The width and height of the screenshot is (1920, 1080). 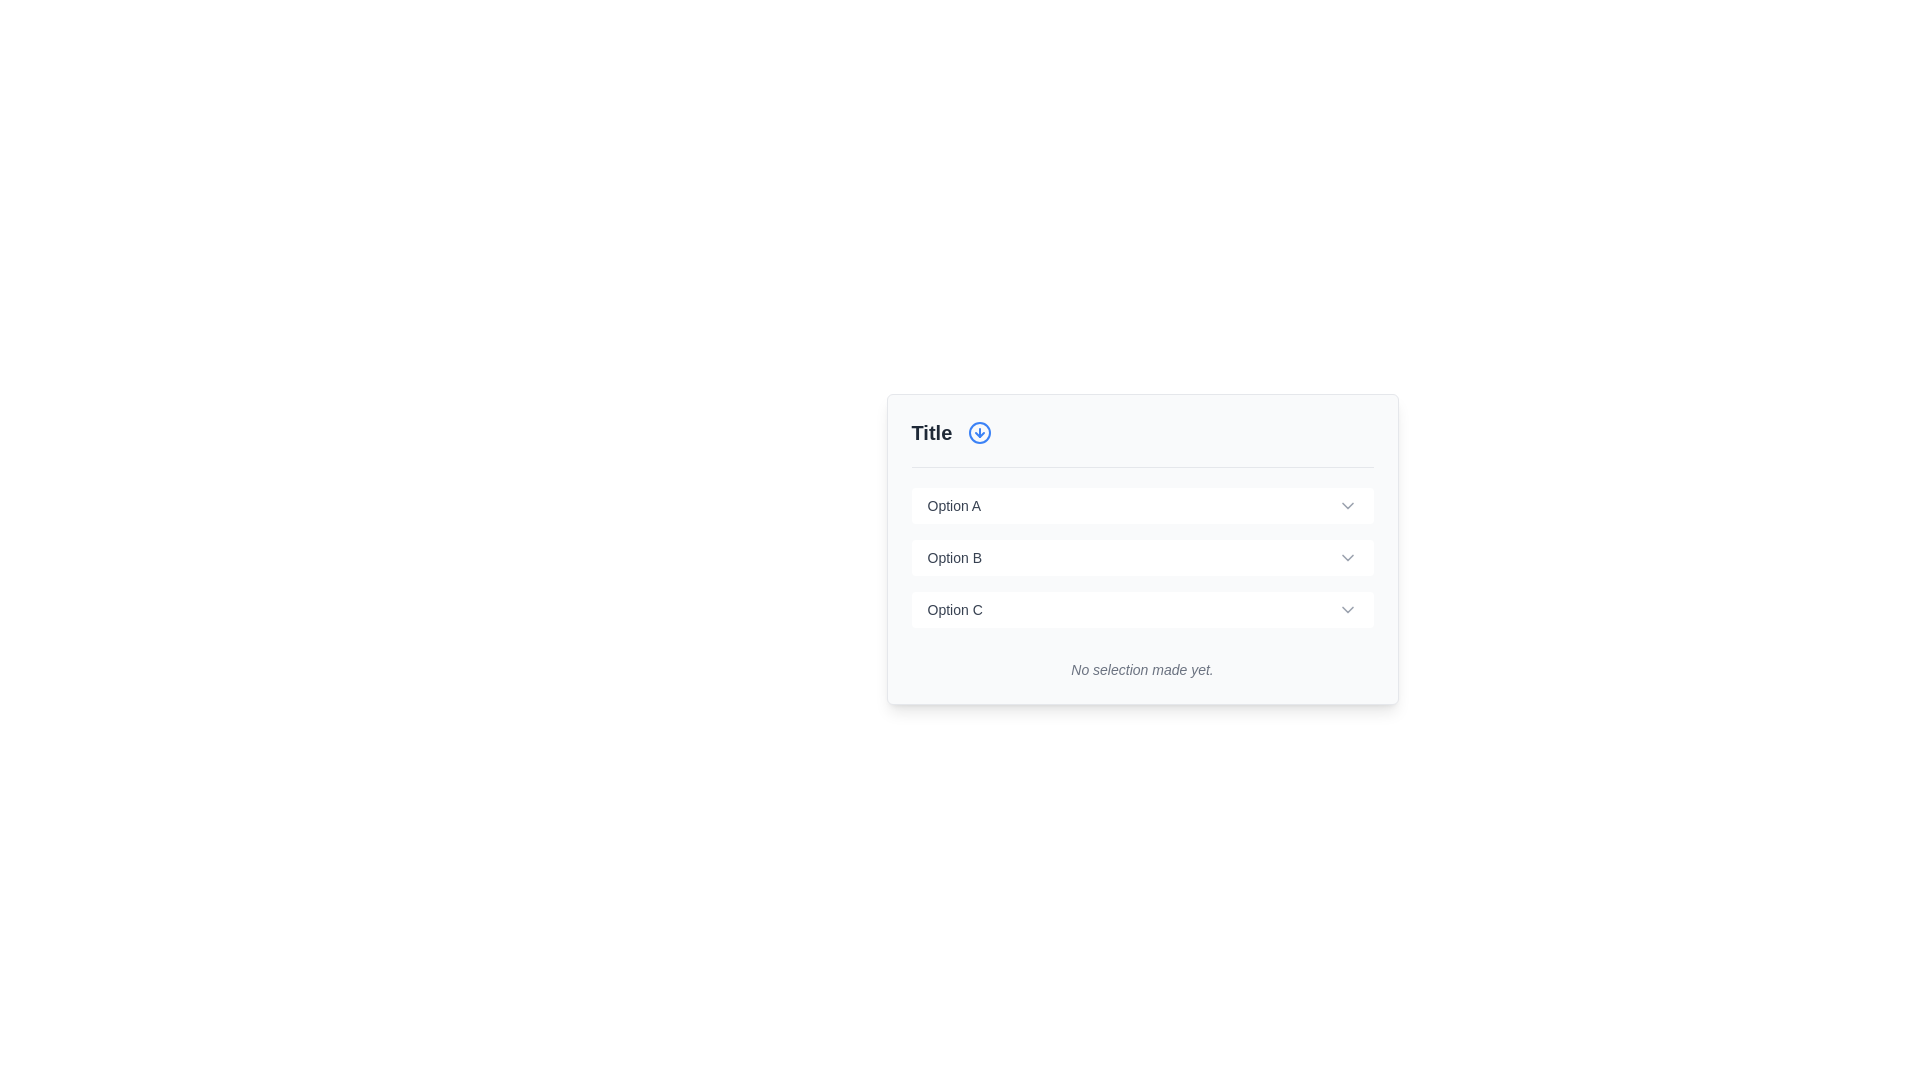 I want to click on the text label for 'Option B', which serves as a textual identifier for the corresponding list item in the vertically stacked list under the heading 'Title', so click(x=953, y=558).